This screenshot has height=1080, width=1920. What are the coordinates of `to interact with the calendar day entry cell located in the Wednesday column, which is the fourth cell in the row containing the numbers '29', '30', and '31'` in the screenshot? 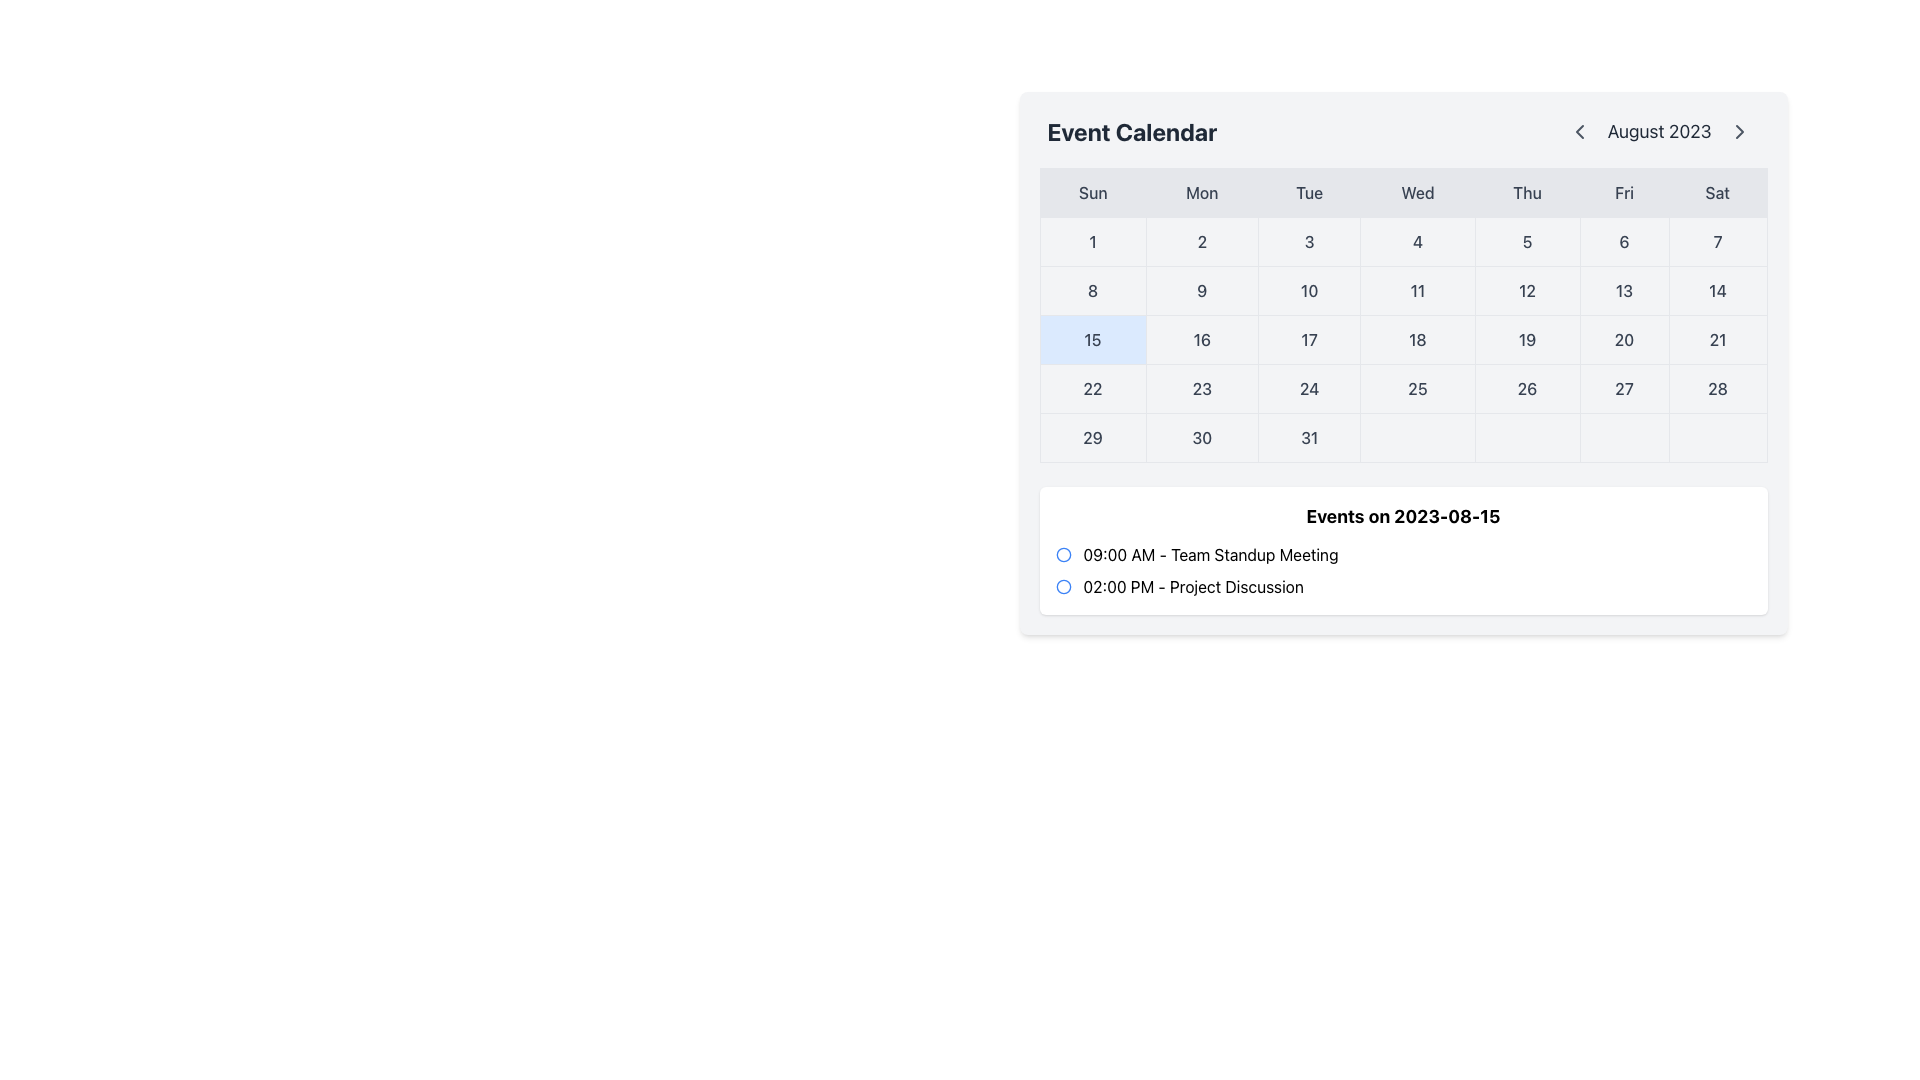 It's located at (1416, 437).